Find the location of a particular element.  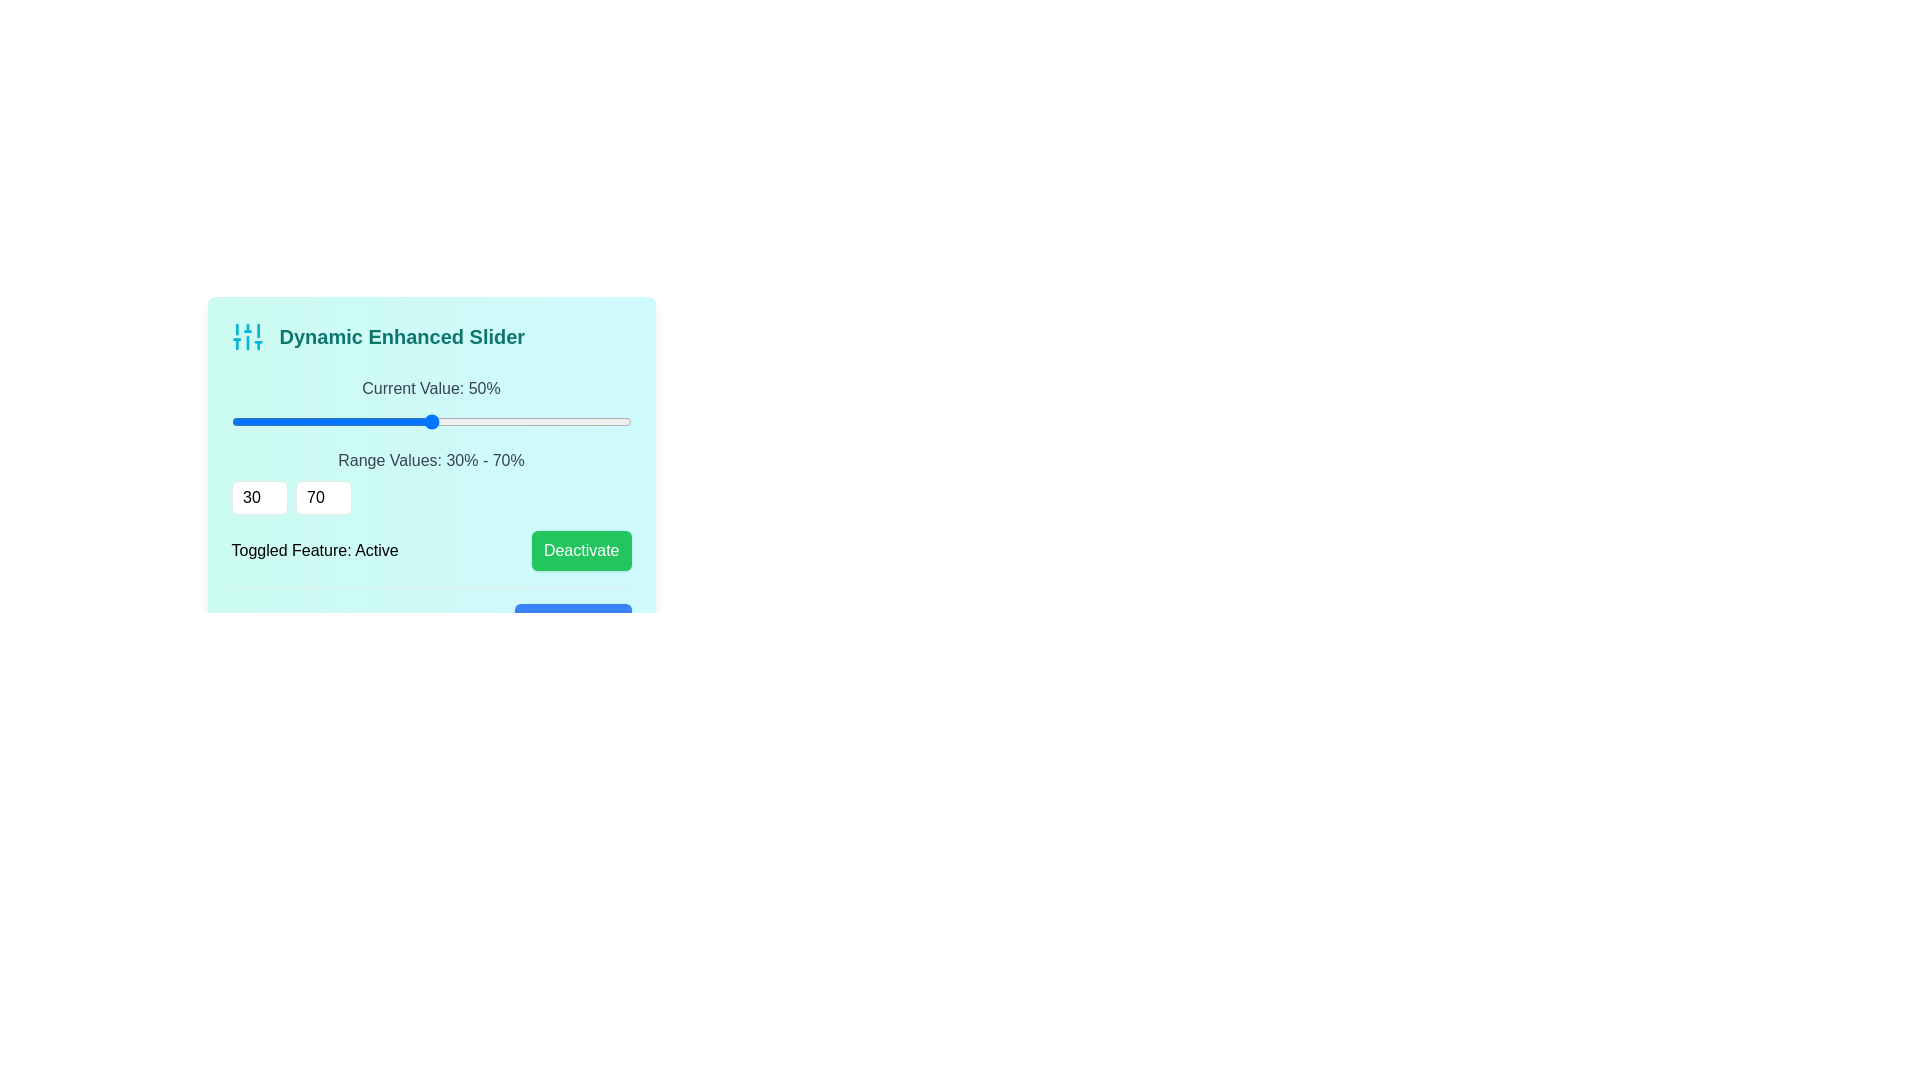

the 'Confirm' button with a blue background and a checkmark icon, located at the bottom right of the interface to confirm an action is located at coordinates (572, 623).